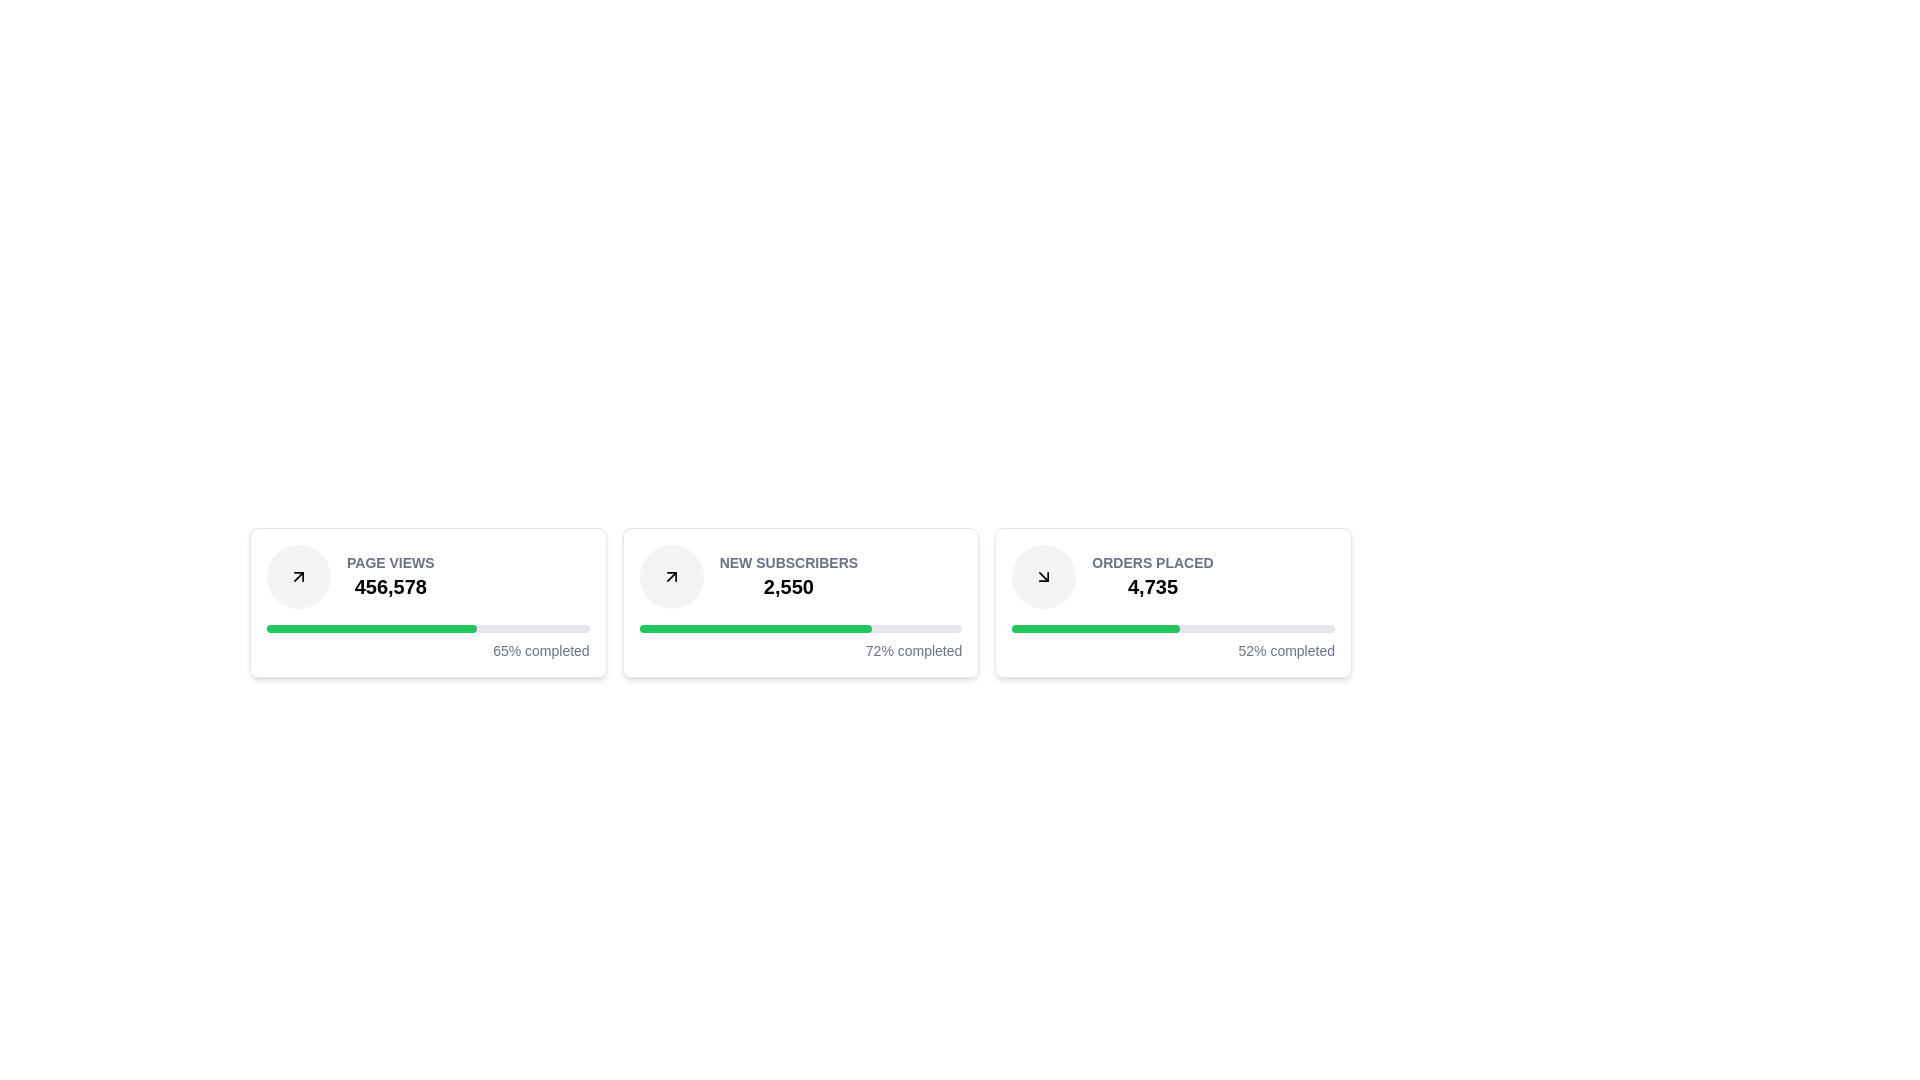  I want to click on the text display element that shows the count of new subscribers, located directly below the 'New Subscribers' label in the center panel of the card, so click(787, 585).